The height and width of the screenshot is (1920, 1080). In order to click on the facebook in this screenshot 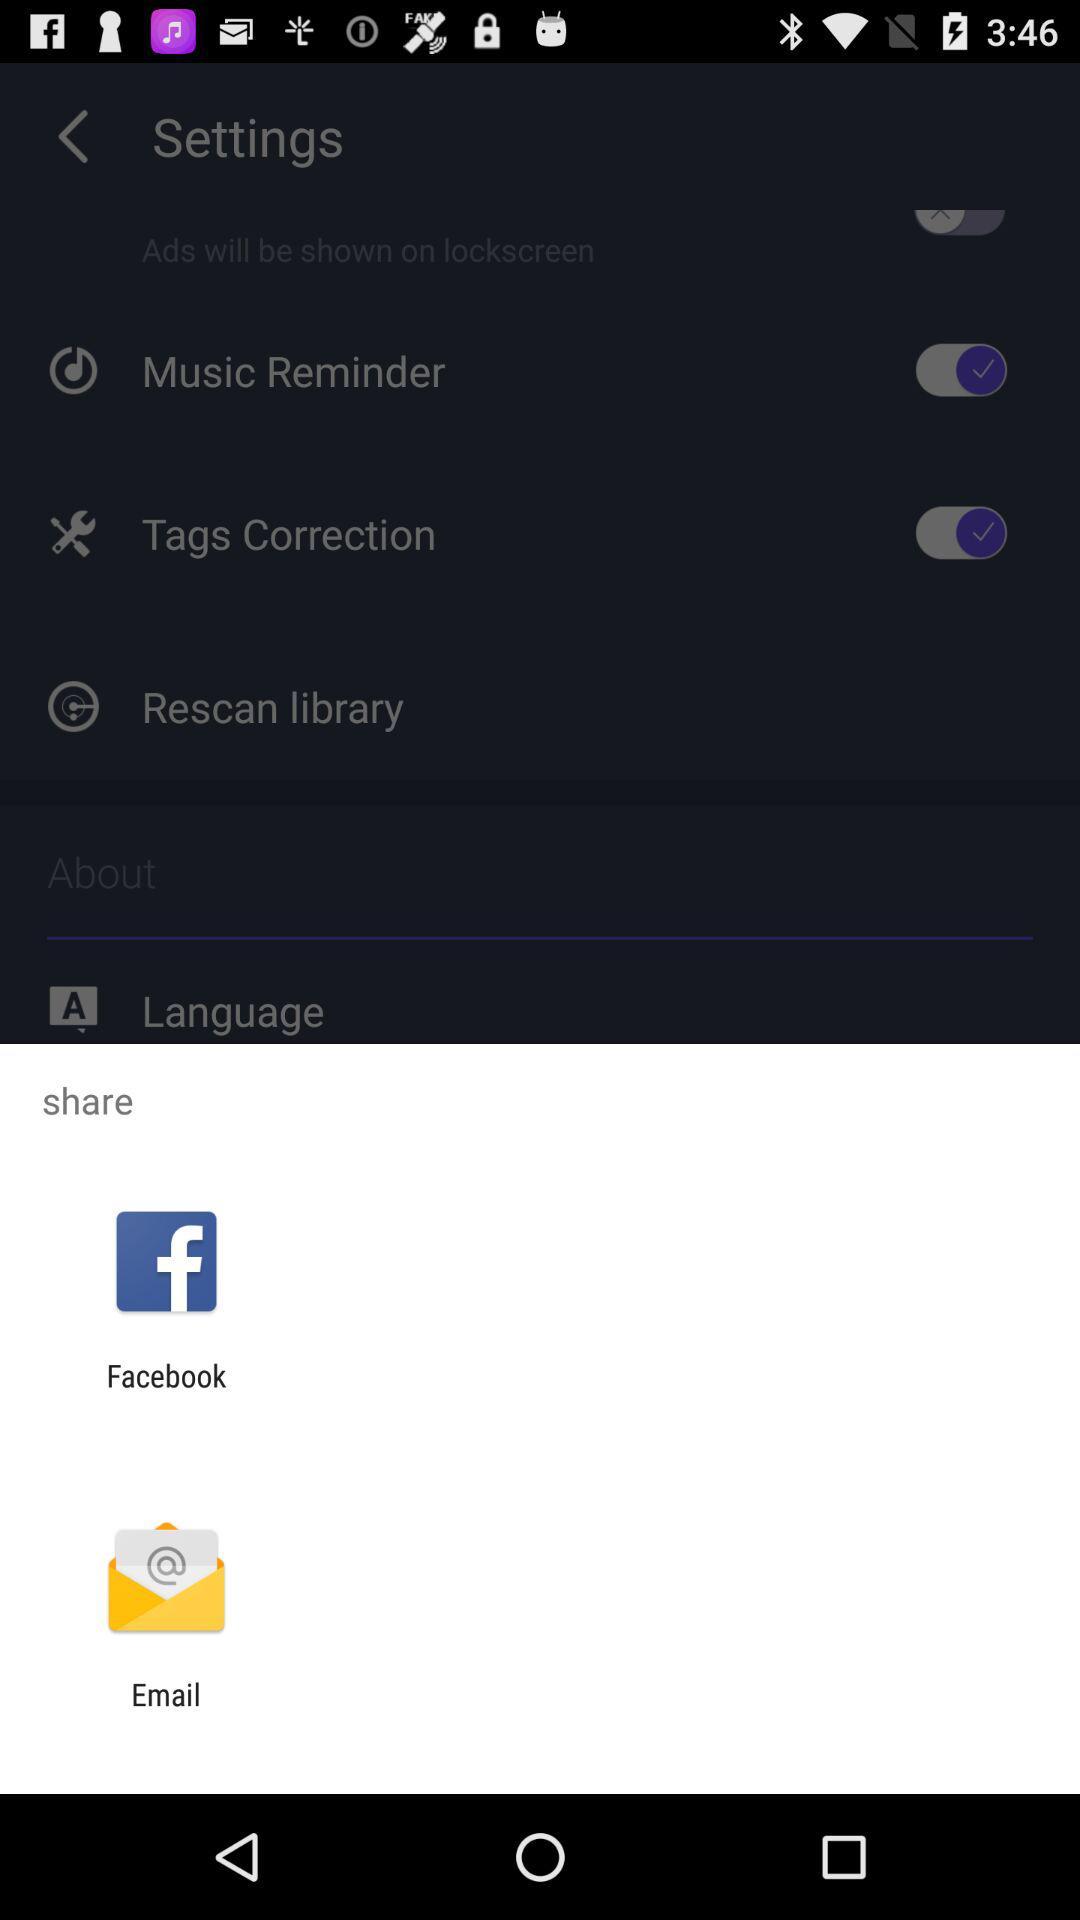, I will do `click(165, 1392)`.